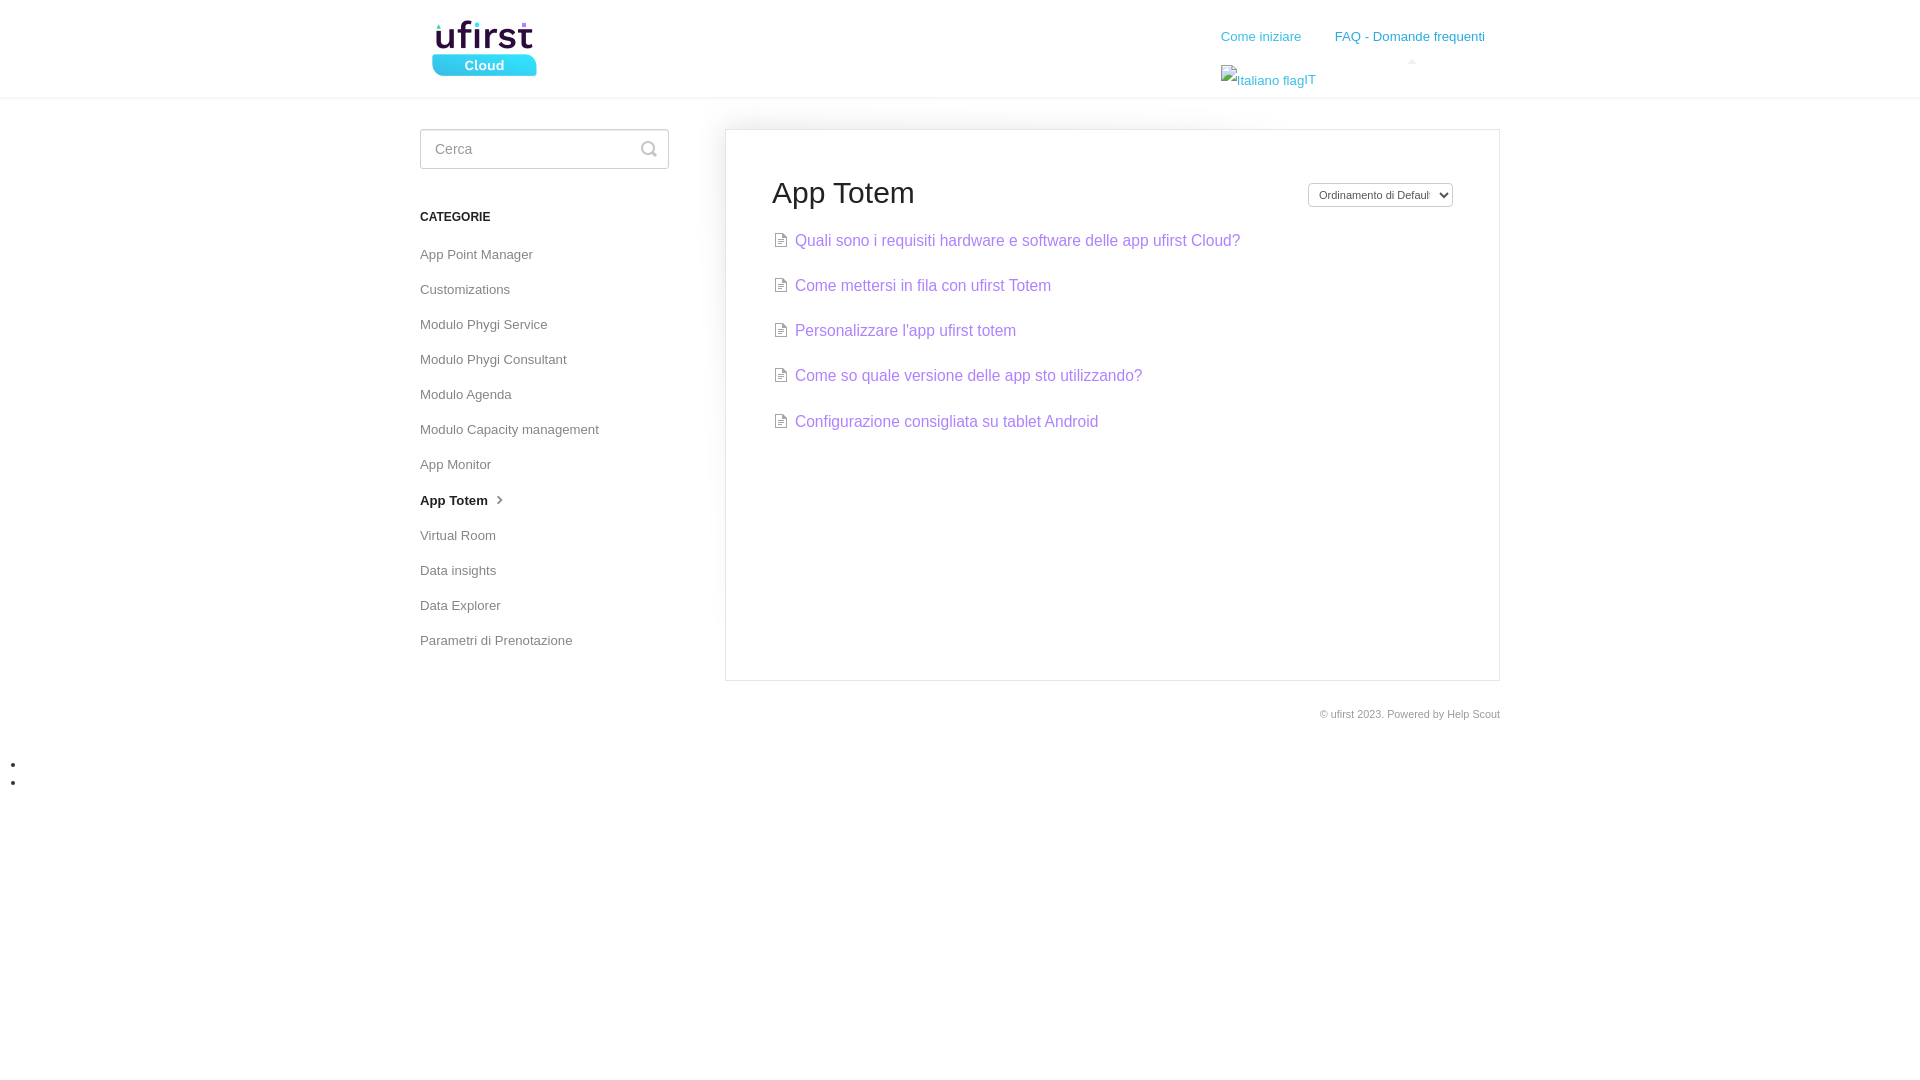 This screenshot has height=1080, width=1920. What do you see at coordinates (466, 604) in the screenshot?
I see `'Data Explorer'` at bounding box center [466, 604].